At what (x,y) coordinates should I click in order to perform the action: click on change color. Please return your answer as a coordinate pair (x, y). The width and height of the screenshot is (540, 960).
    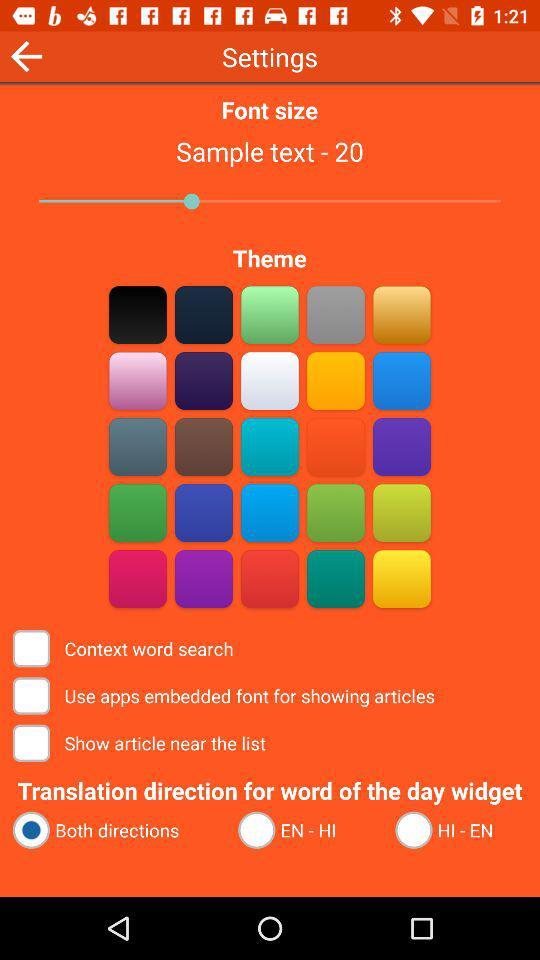
    Looking at the image, I should click on (203, 314).